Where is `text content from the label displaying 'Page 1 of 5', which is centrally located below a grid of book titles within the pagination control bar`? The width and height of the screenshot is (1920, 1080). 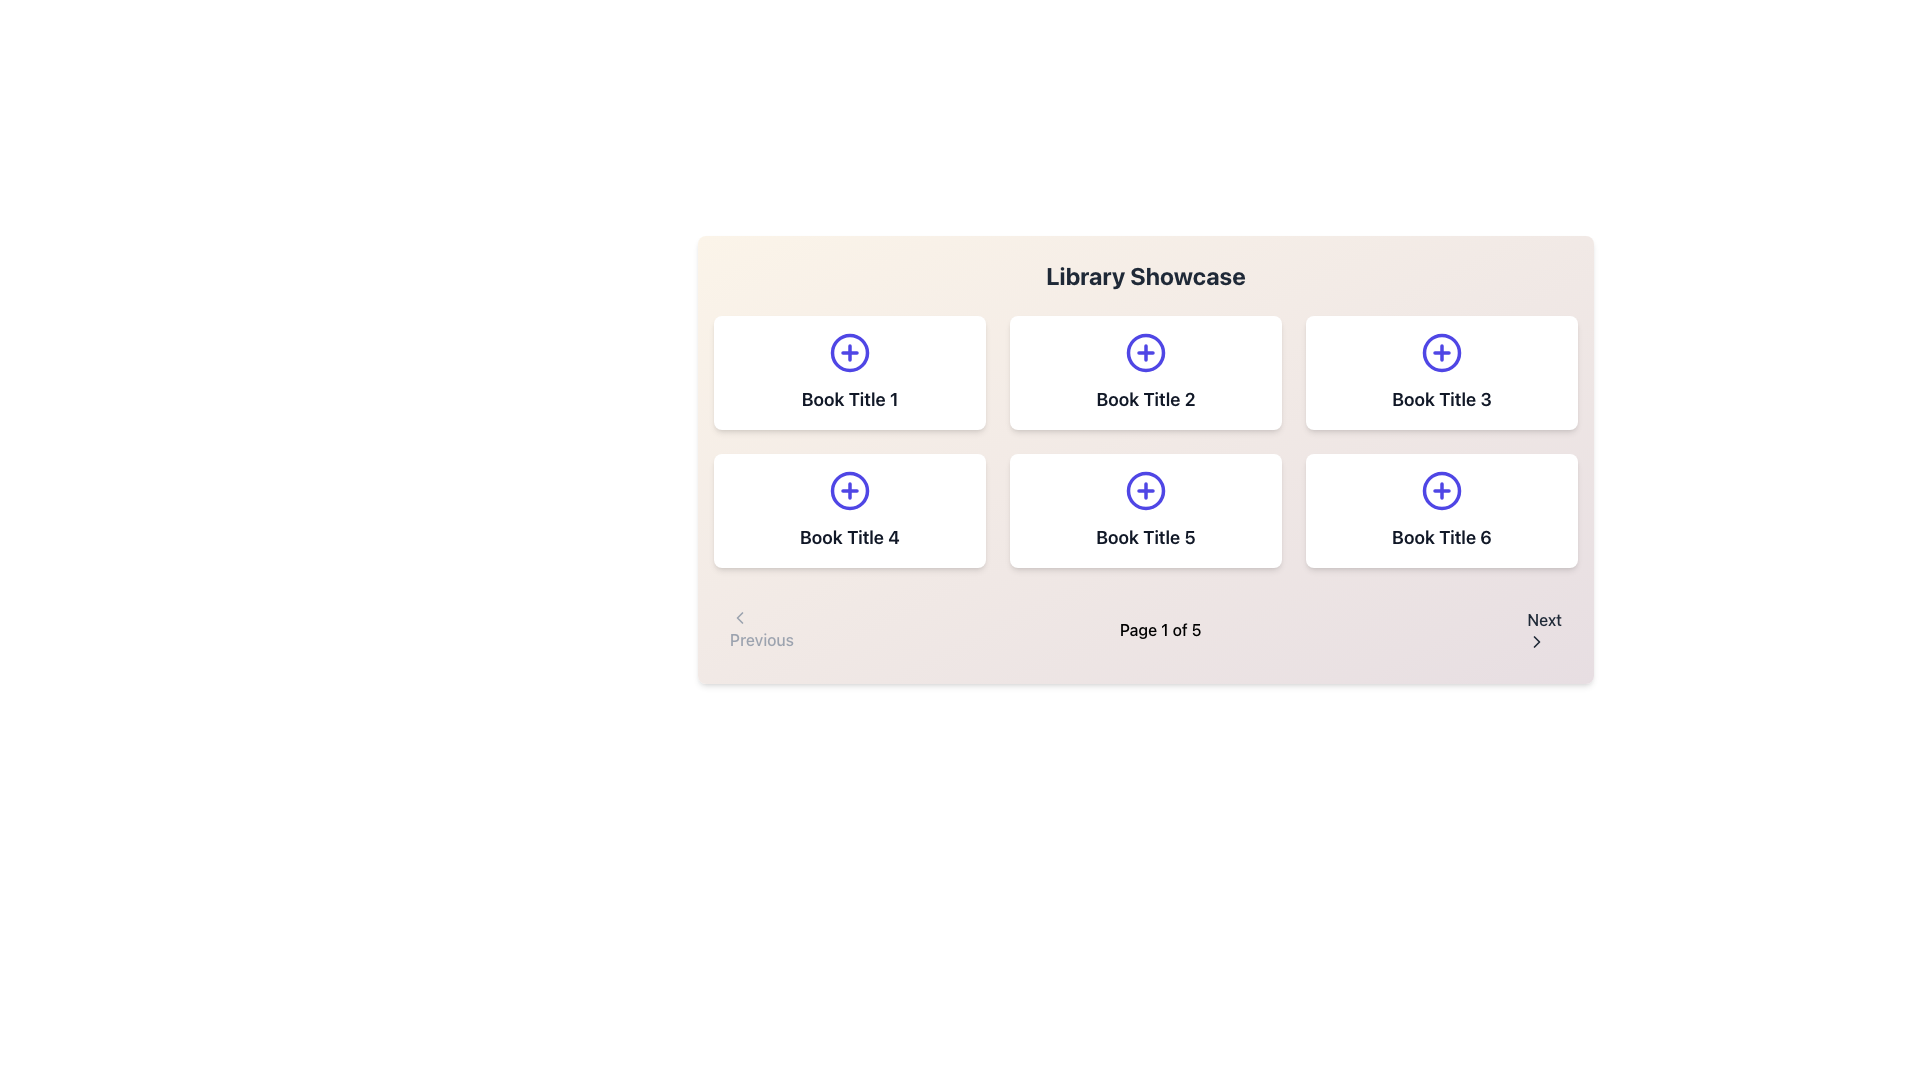 text content from the label displaying 'Page 1 of 5', which is centrally located below a grid of book titles within the pagination control bar is located at coordinates (1146, 628).